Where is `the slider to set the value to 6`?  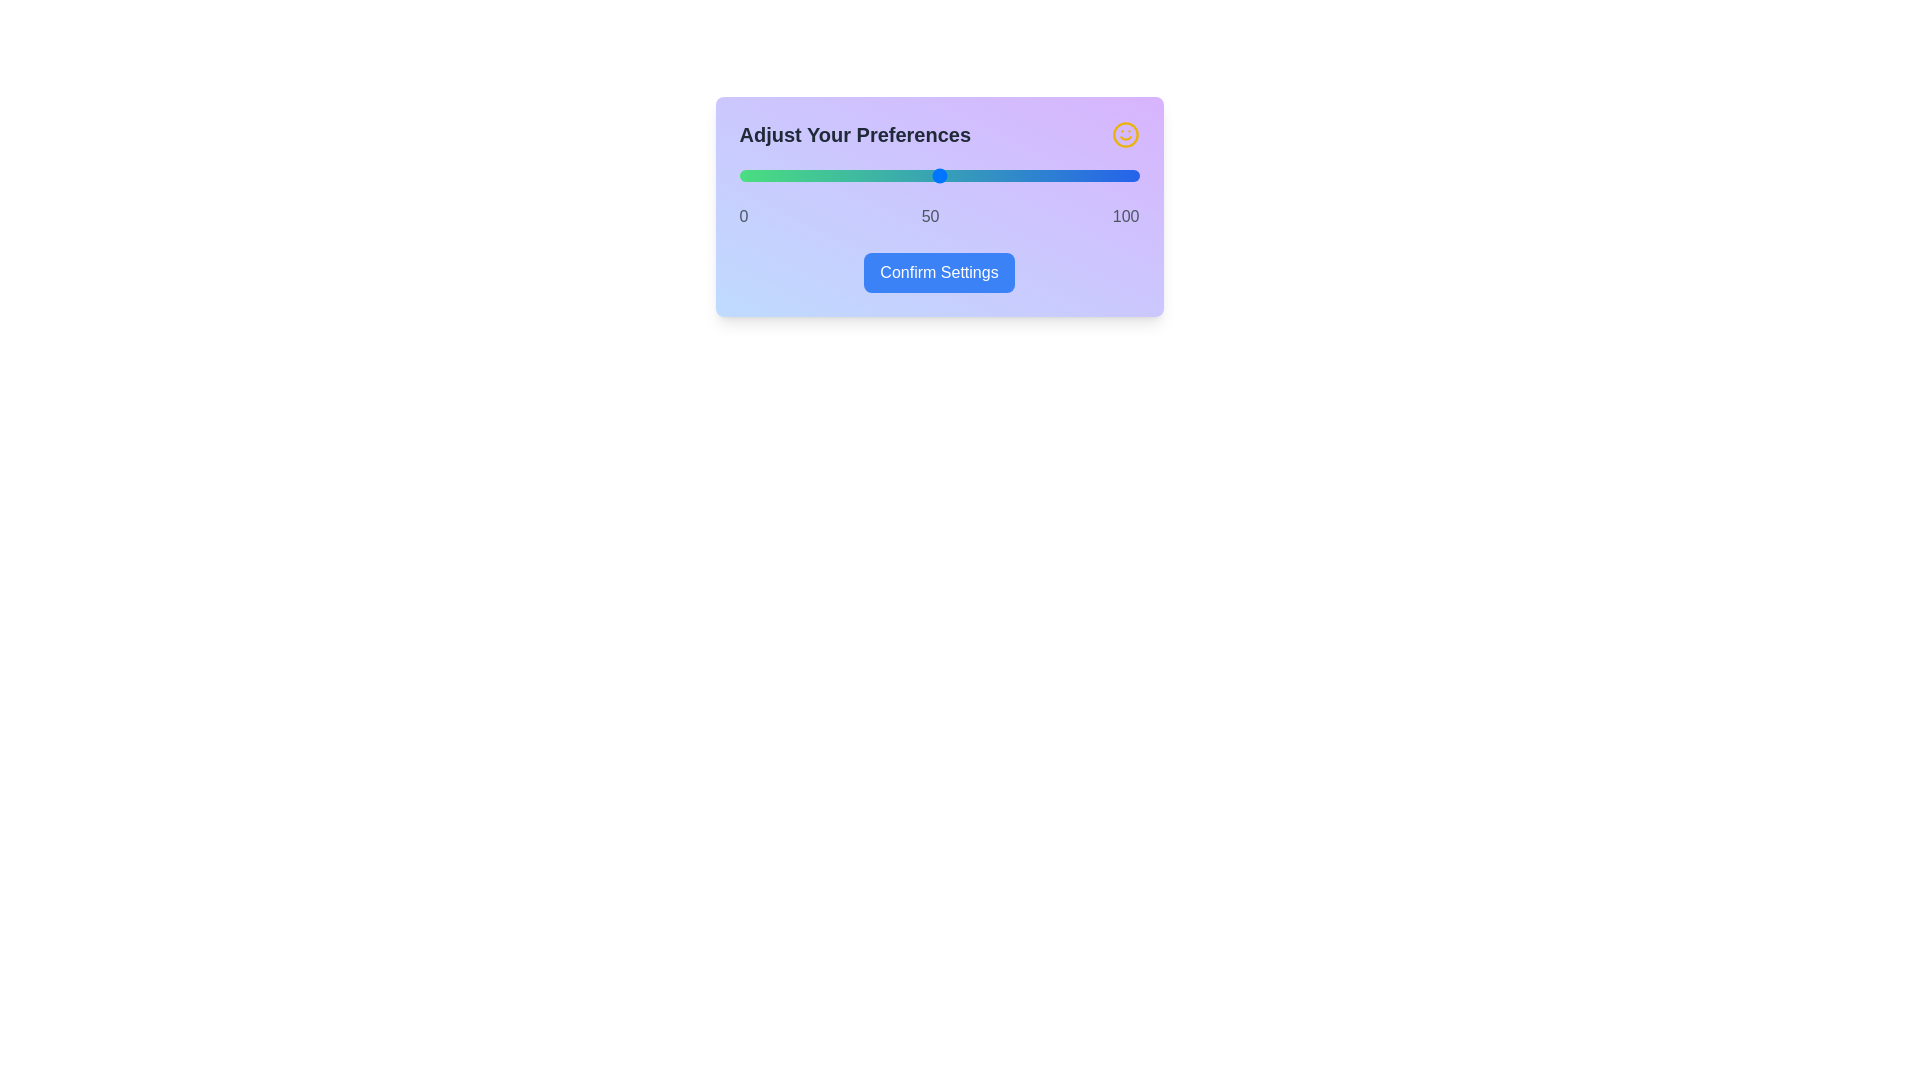
the slider to set the value to 6 is located at coordinates (762, 175).